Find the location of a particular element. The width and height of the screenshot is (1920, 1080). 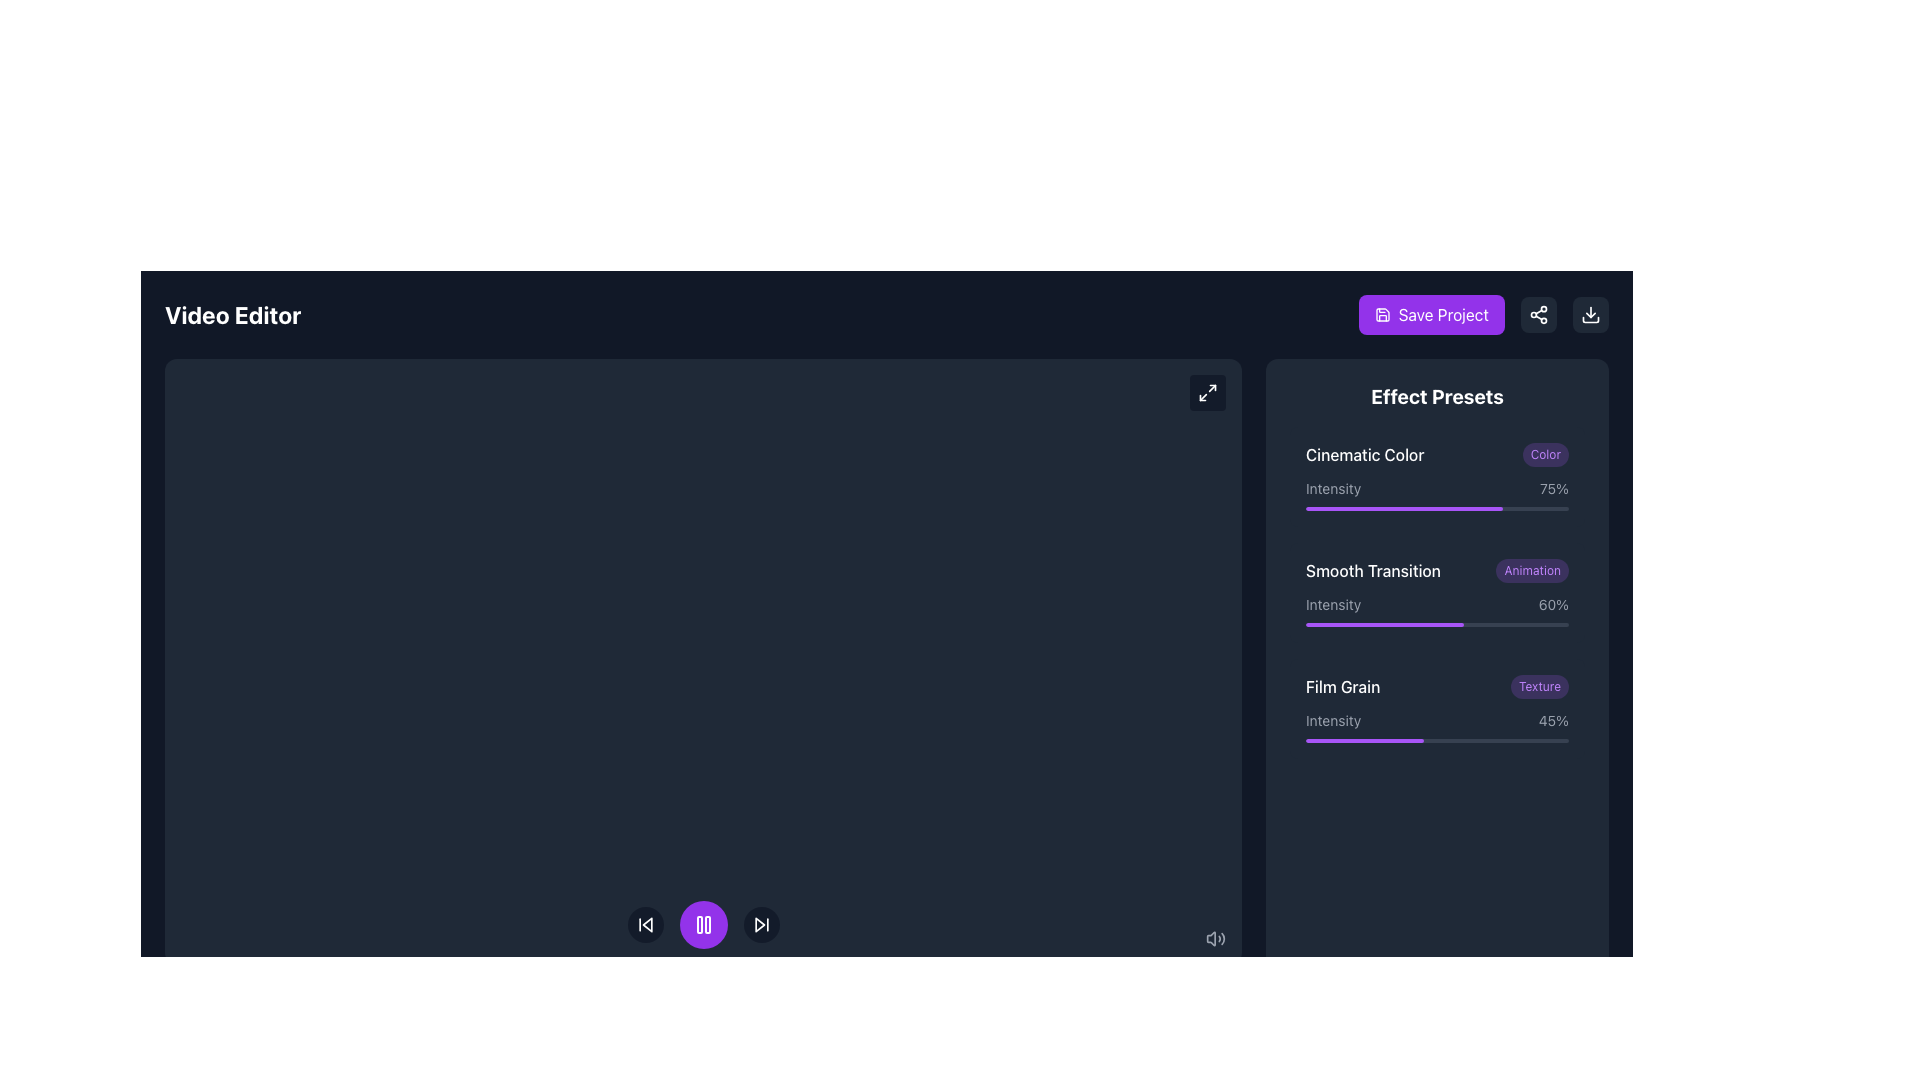

the width of the Progress bar segment indicating the 60% value of the 'Smooth Transition' setting located in the effect settings panel on the right side of the interface is located at coordinates (1383, 623).